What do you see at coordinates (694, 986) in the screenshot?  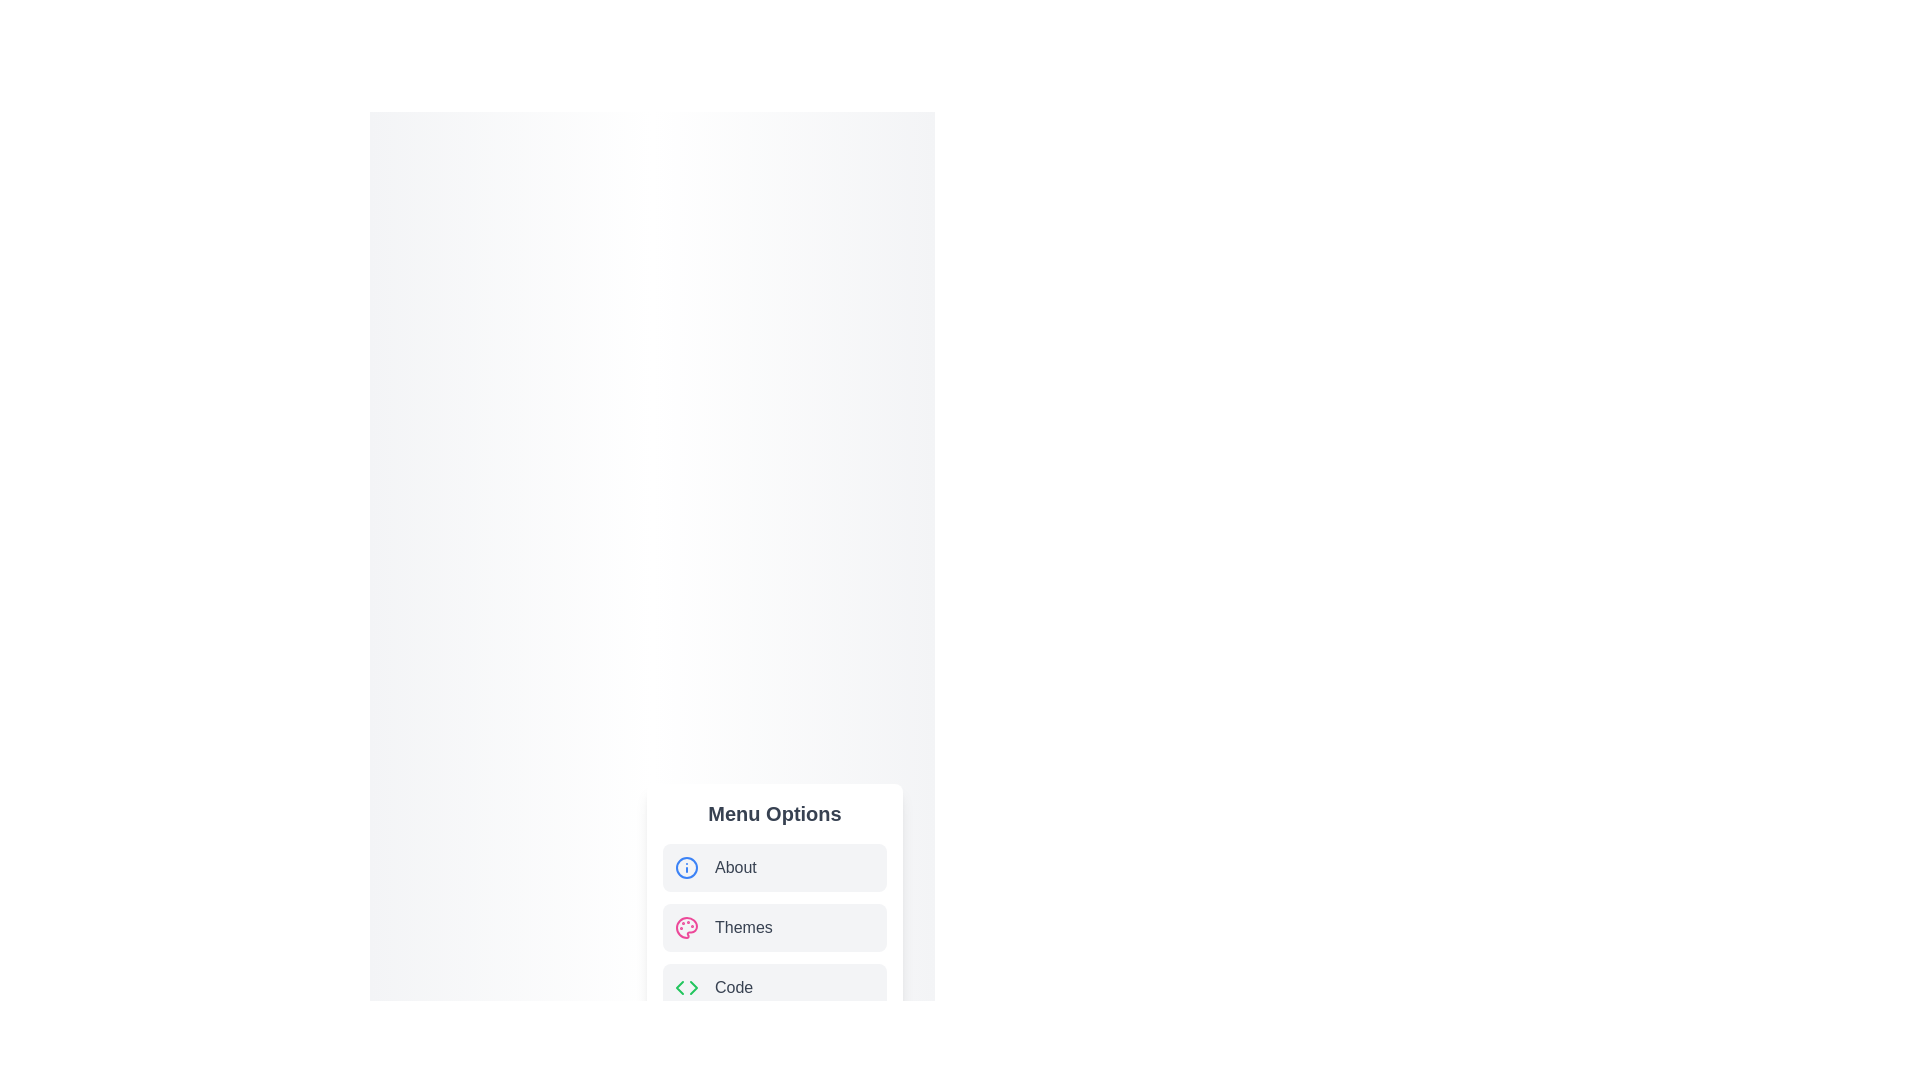 I see `the visual design of the green-colored, right-pointing arrow within the icon representing the 'Code' menu option, located on the right side of the SVG` at bounding box center [694, 986].